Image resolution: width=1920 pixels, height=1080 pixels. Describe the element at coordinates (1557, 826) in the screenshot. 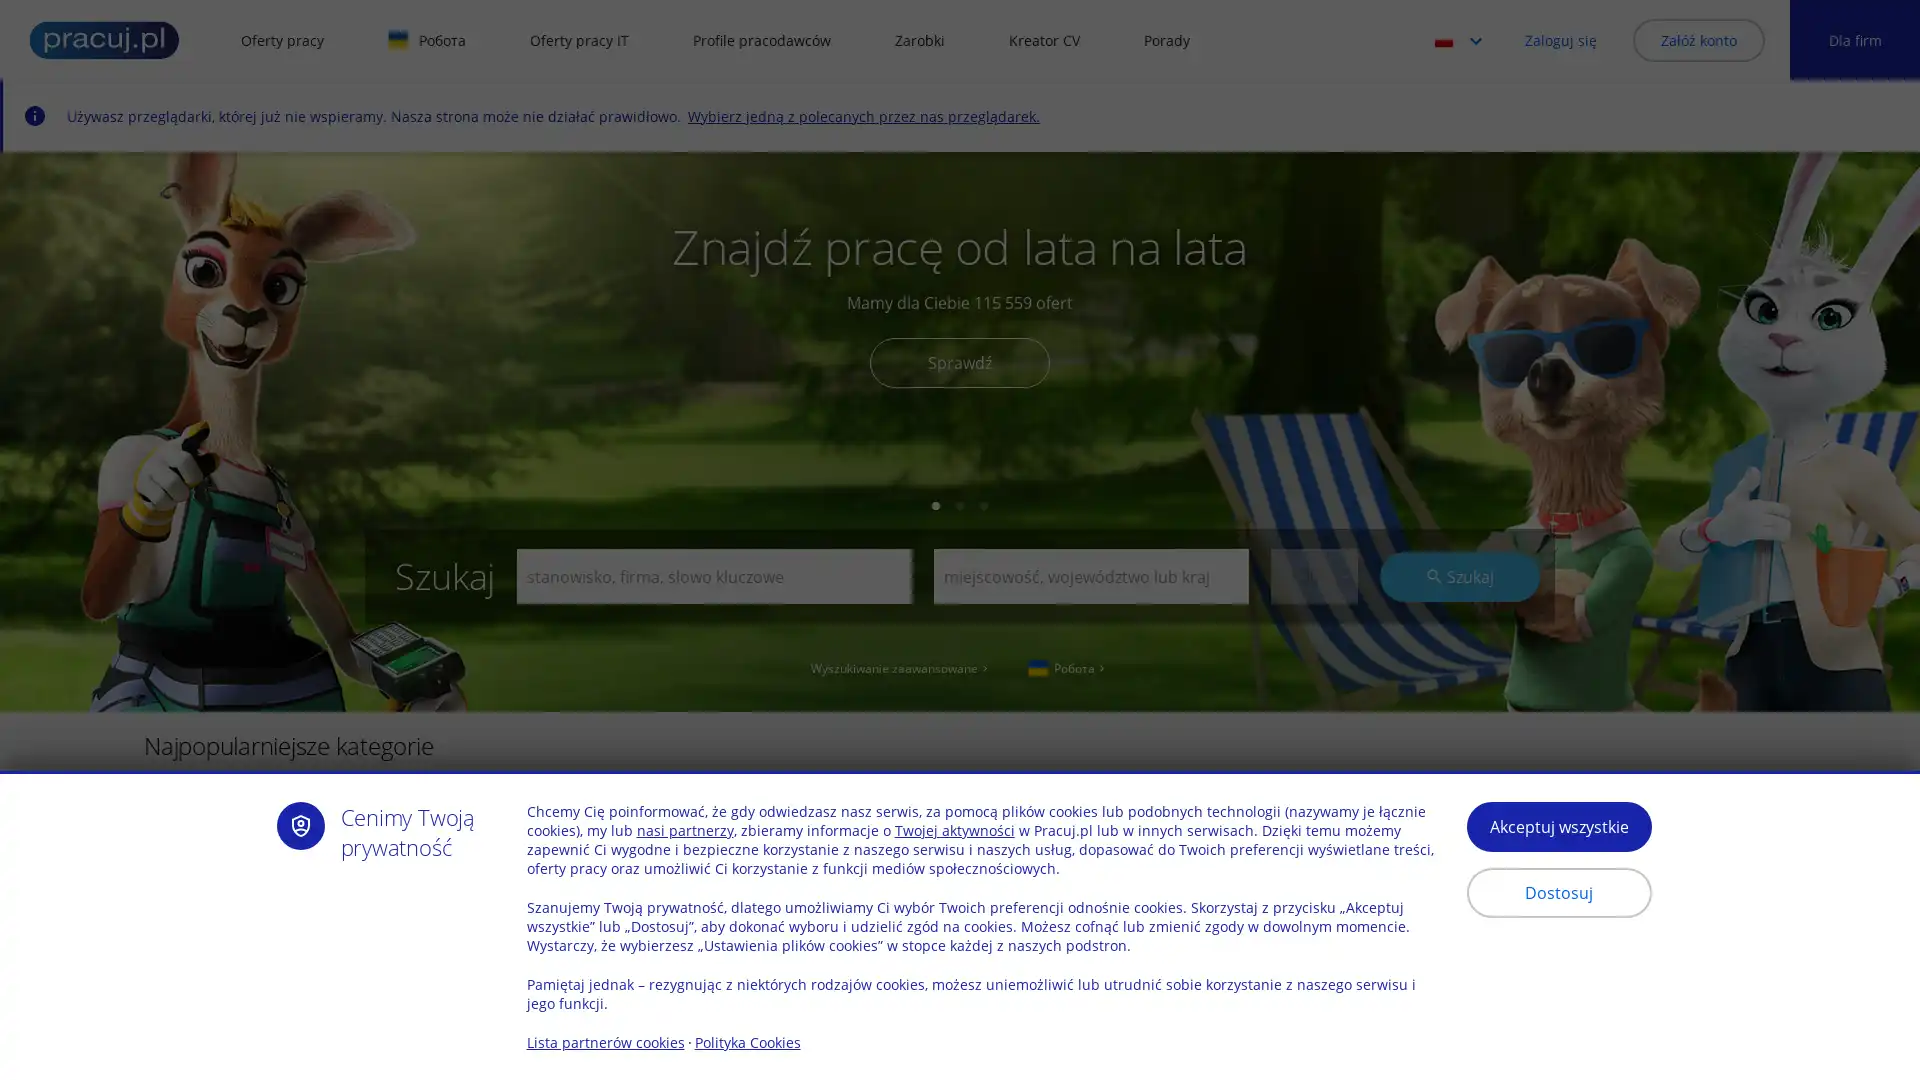

I see `Akceptuj wszystkie` at that location.